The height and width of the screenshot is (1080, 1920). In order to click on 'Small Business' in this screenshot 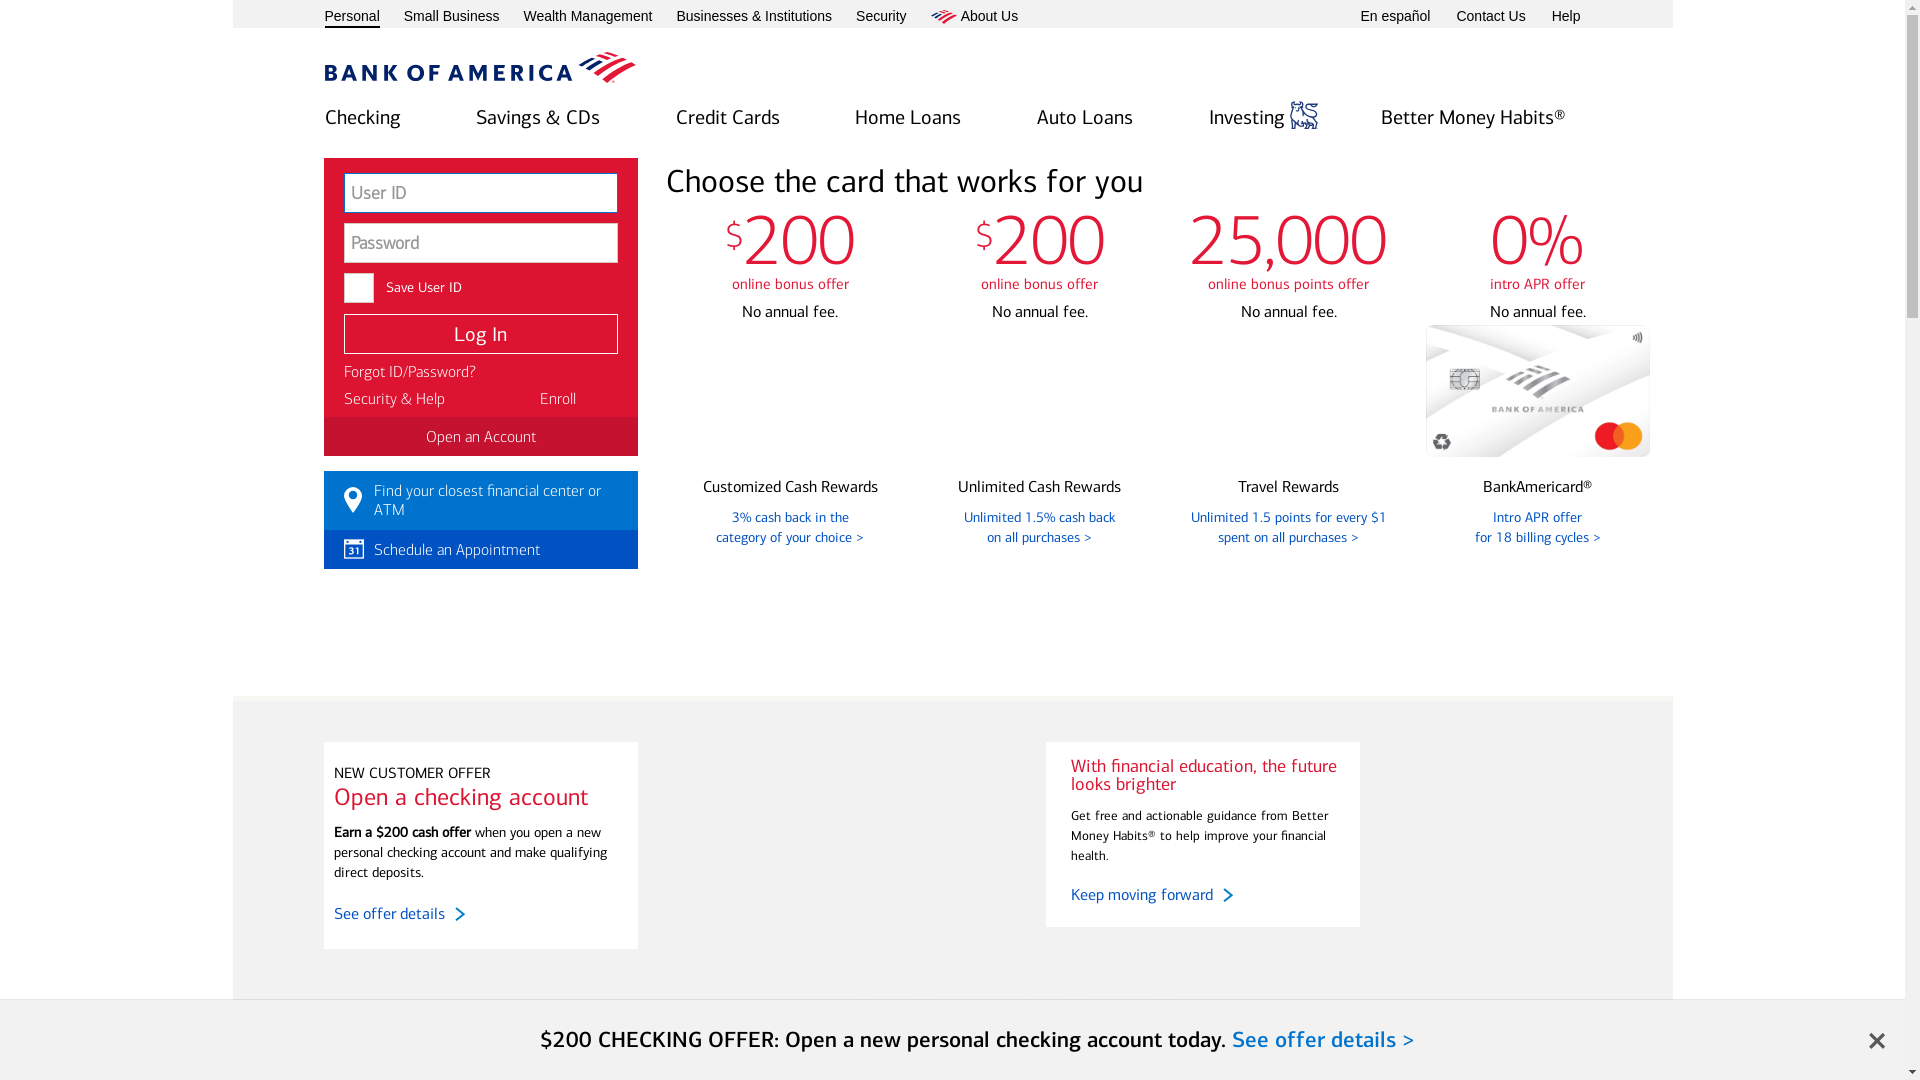, I will do `click(450, 16)`.